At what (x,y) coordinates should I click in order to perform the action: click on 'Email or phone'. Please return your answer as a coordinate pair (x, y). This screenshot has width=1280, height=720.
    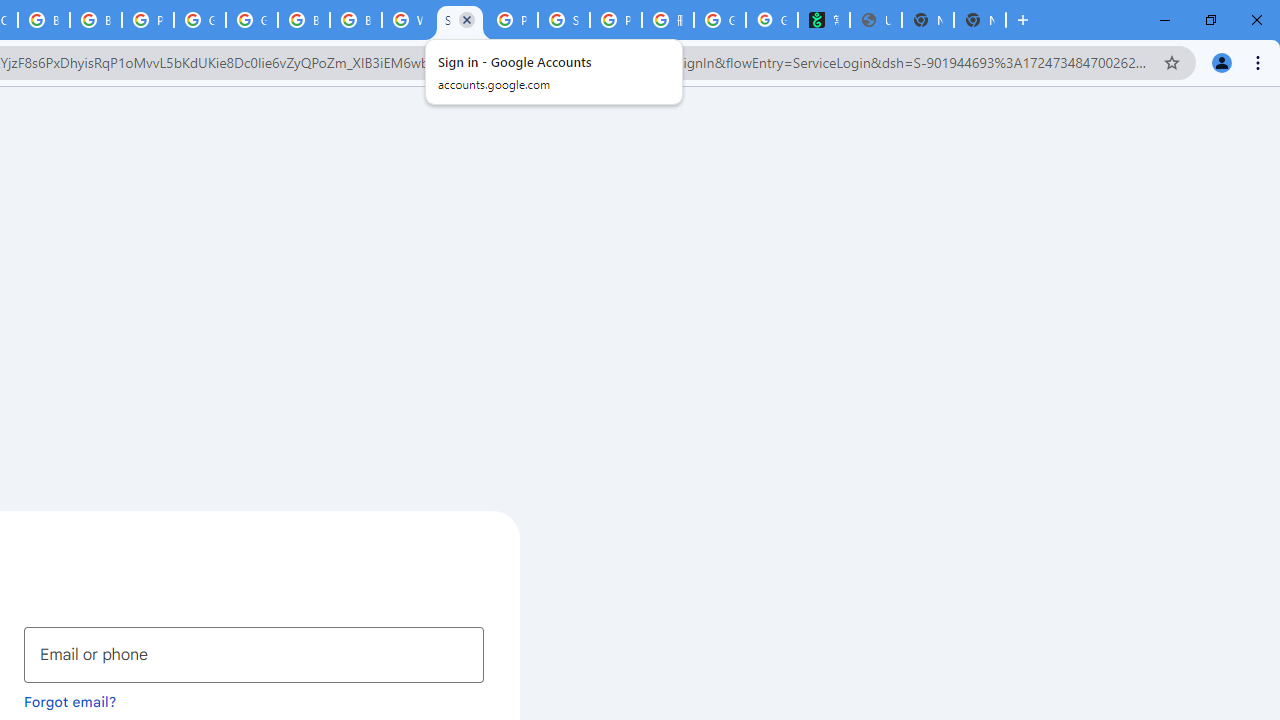
    Looking at the image, I should click on (253, 654).